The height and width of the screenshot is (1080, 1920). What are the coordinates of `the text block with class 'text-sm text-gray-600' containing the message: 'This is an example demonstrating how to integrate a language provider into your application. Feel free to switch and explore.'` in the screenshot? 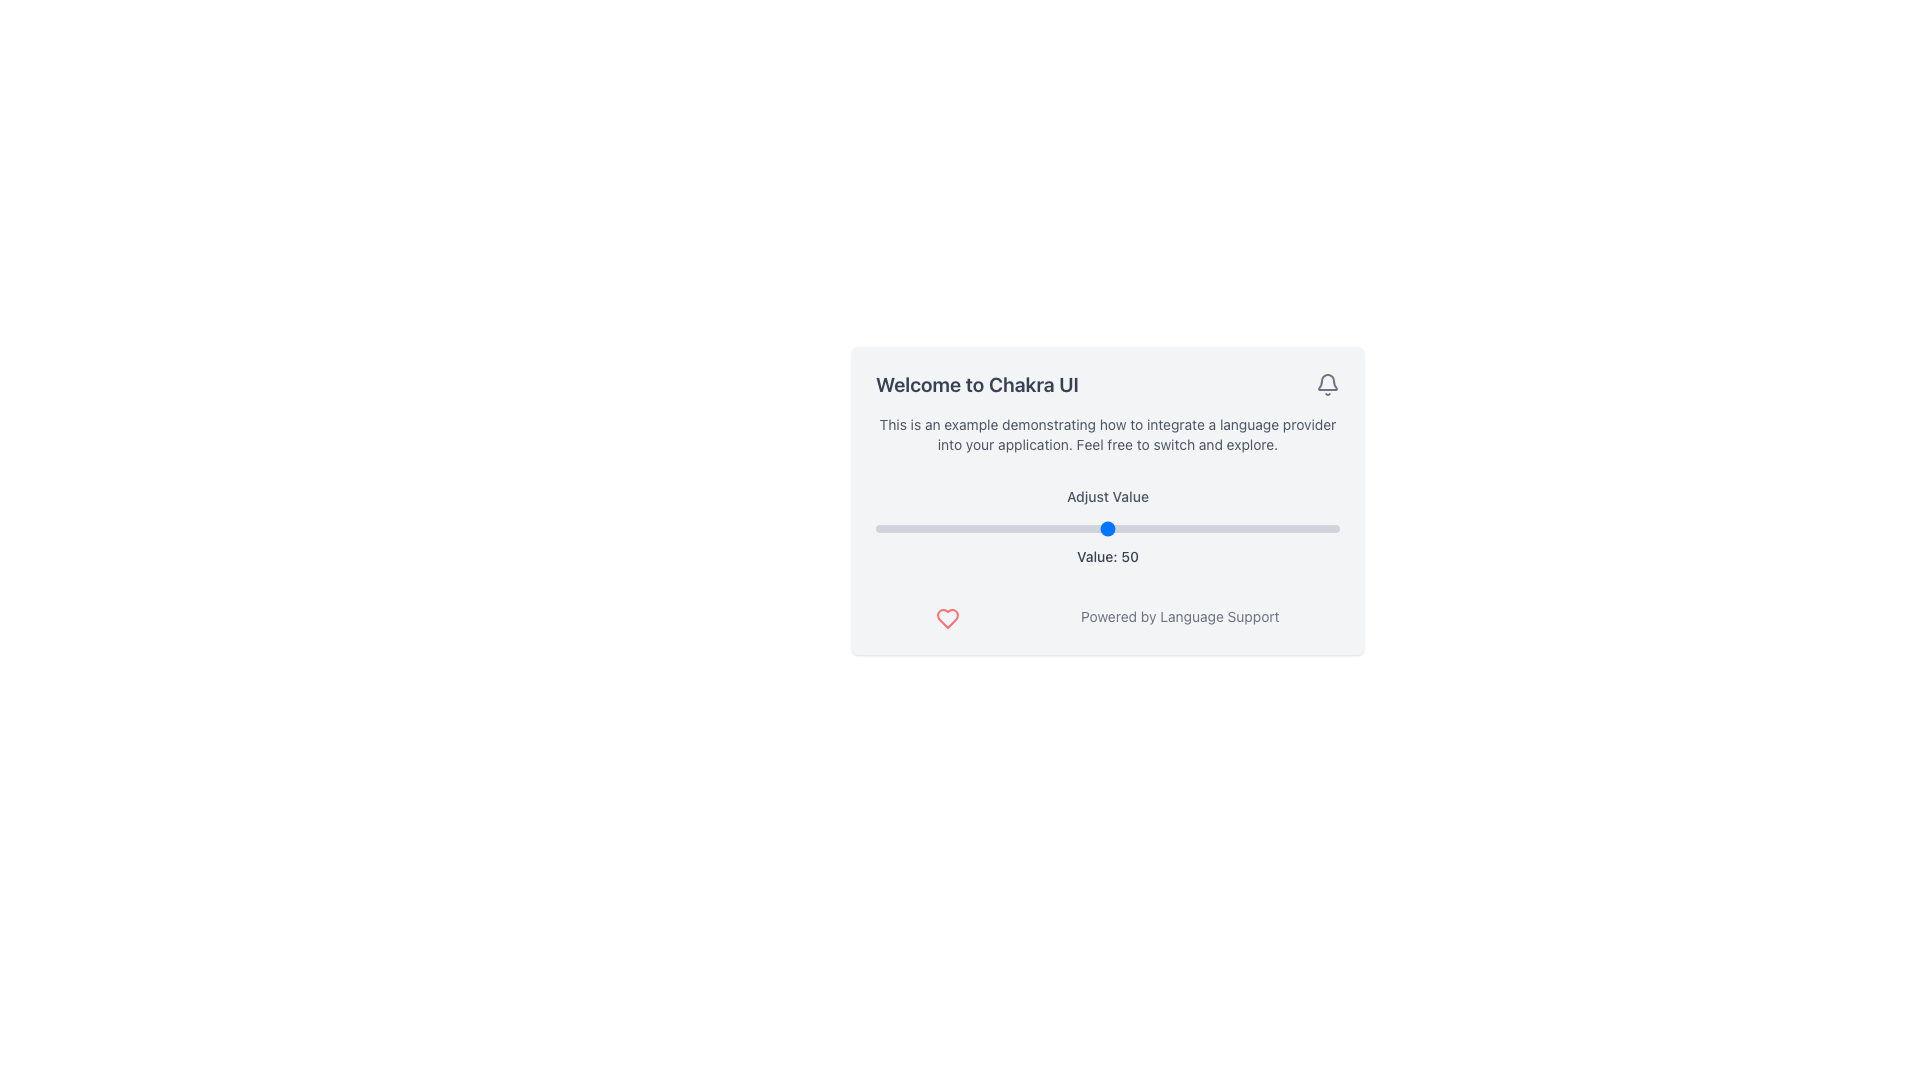 It's located at (1107, 434).